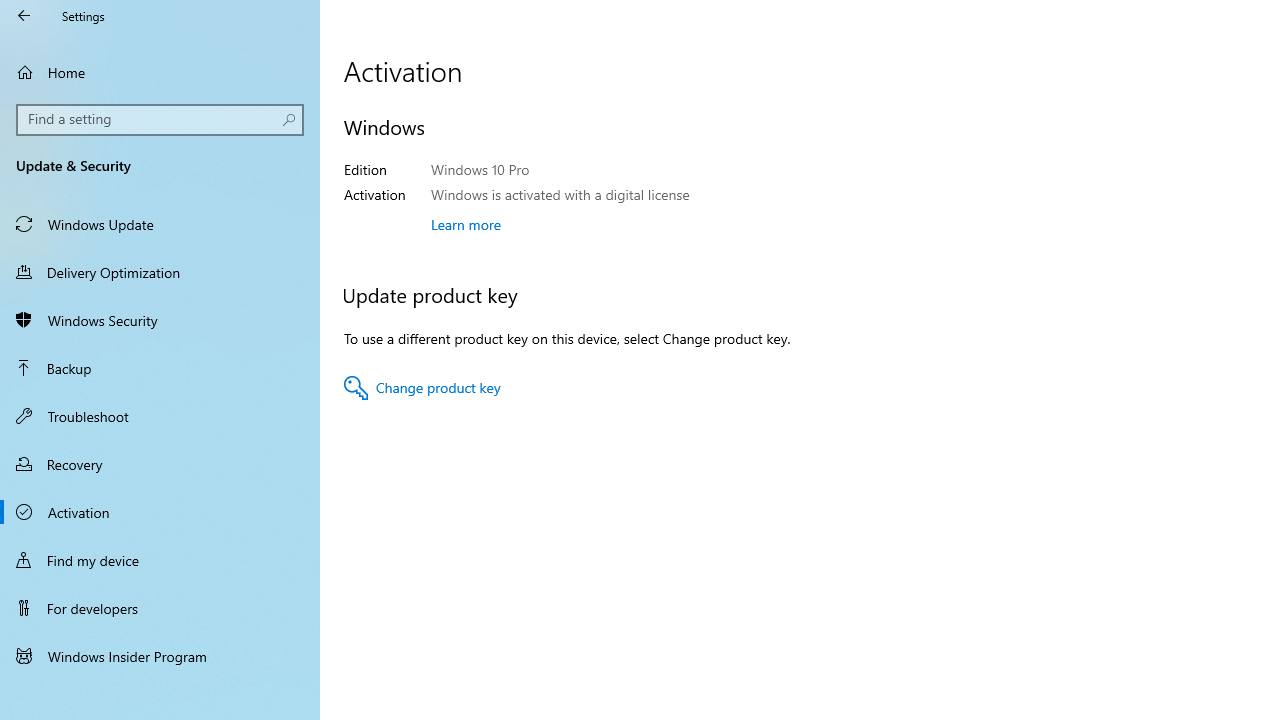 The width and height of the screenshot is (1280, 720). Describe the element at coordinates (160, 464) in the screenshot. I see `'Recovery'` at that location.